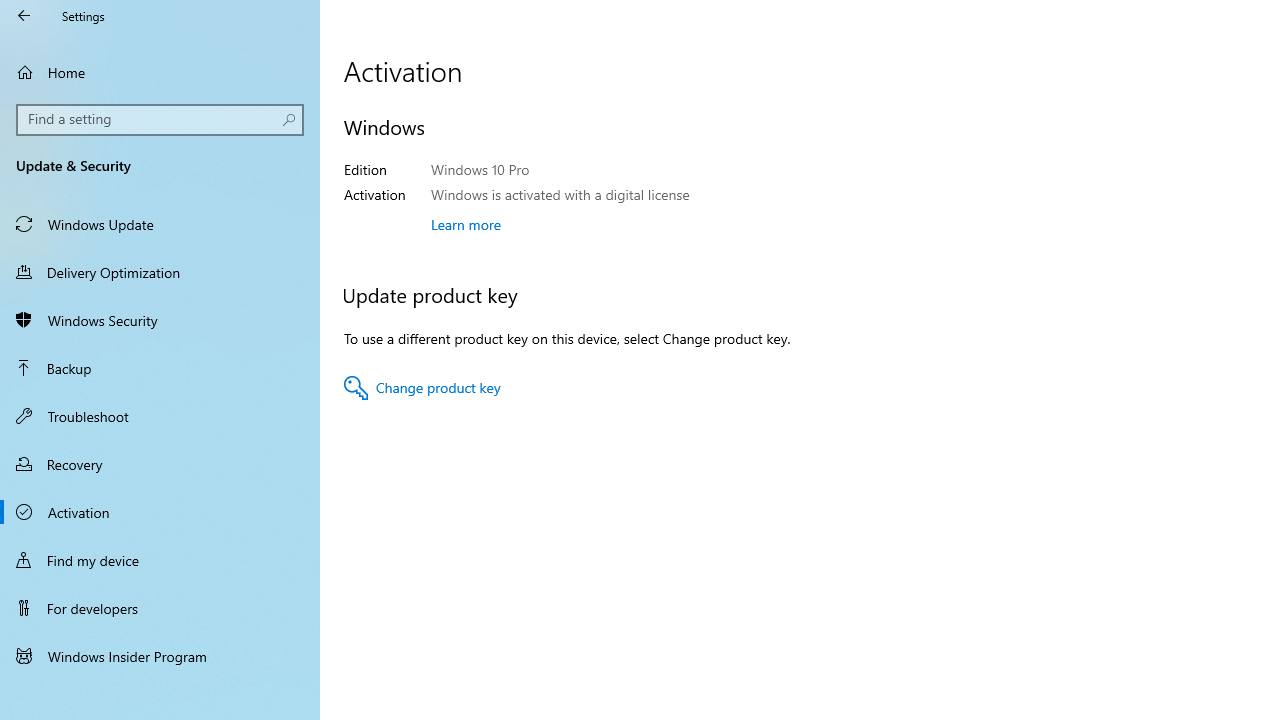 The width and height of the screenshot is (1280, 720). Describe the element at coordinates (160, 464) in the screenshot. I see `'Recovery'` at that location.